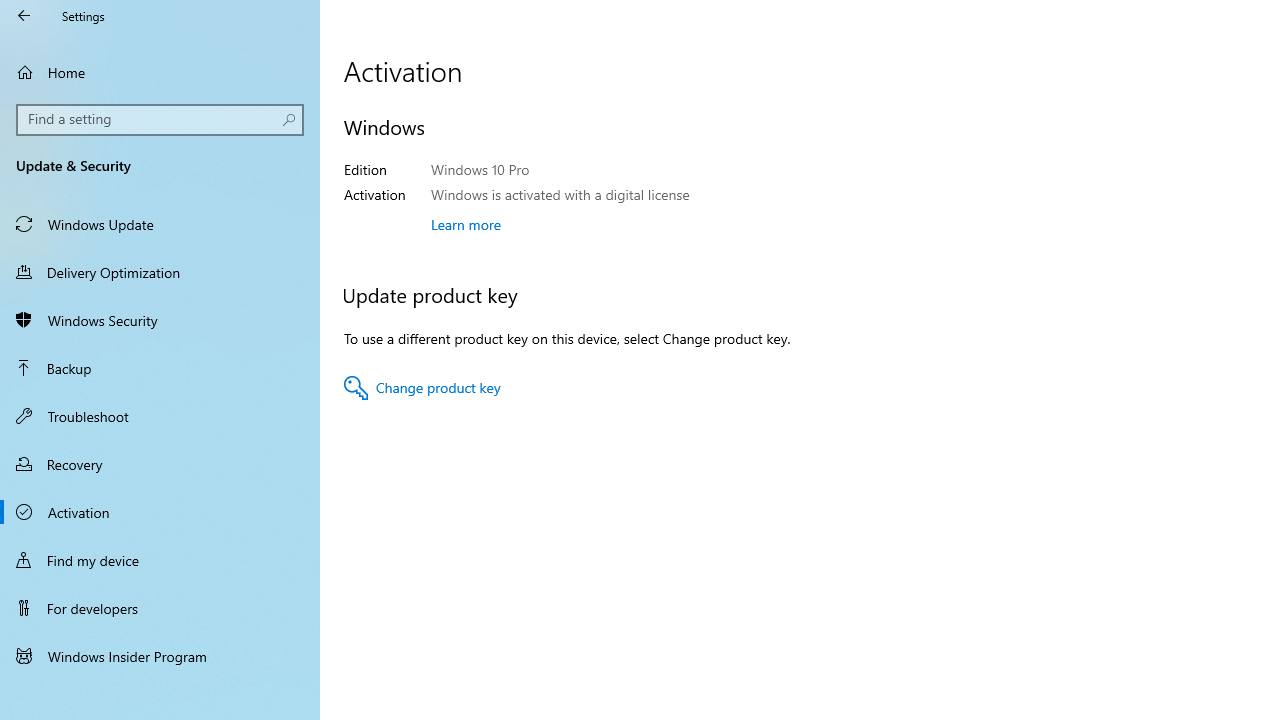 The width and height of the screenshot is (1280, 720). Describe the element at coordinates (160, 464) in the screenshot. I see `'Recovery'` at that location.